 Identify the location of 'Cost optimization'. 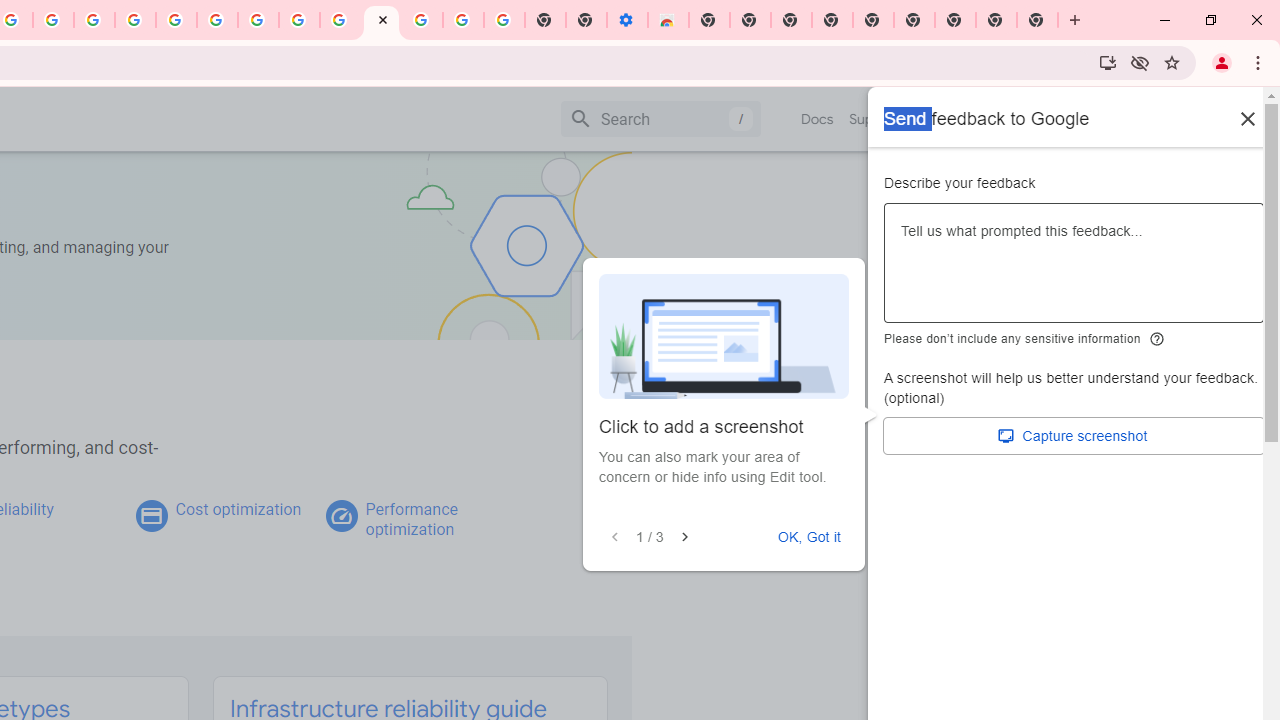
(238, 508).